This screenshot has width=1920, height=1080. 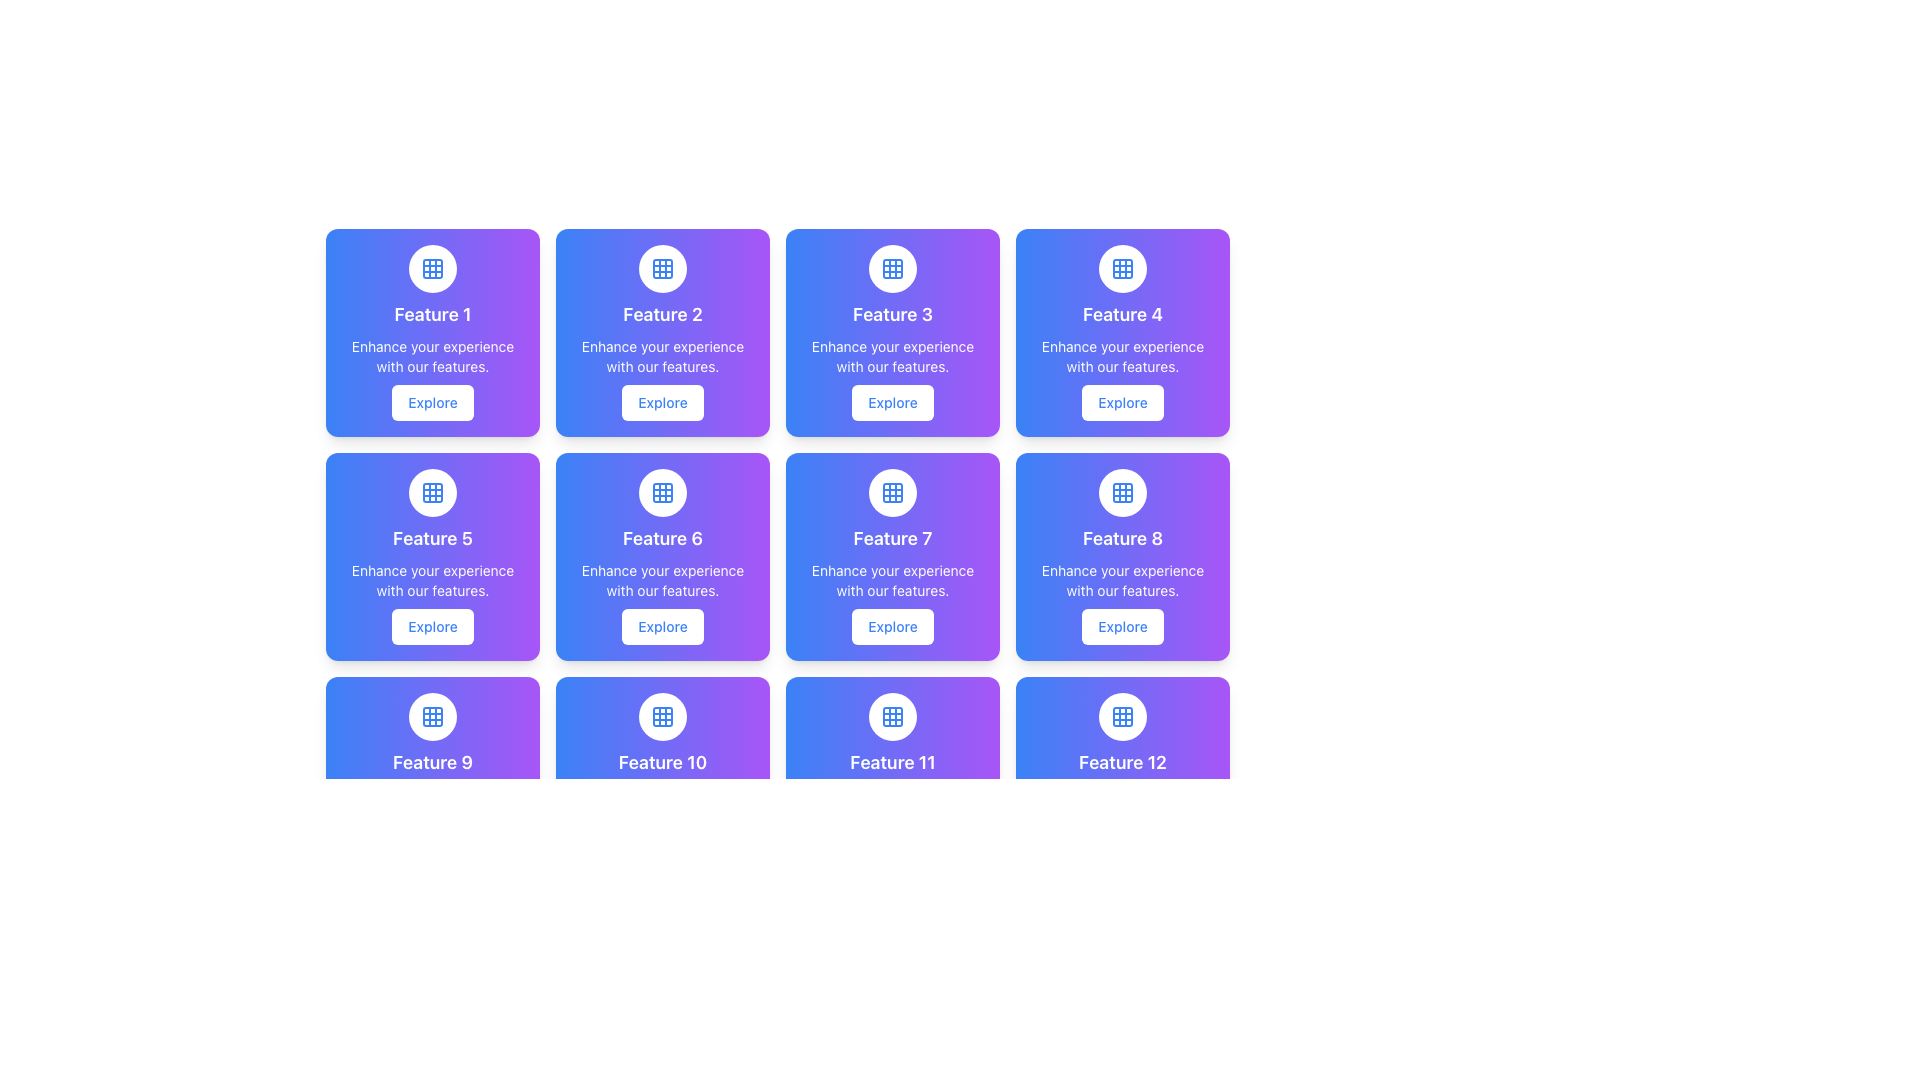 What do you see at coordinates (1123, 493) in the screenshot?
I see `the grid-related icon located at the top center of the card labeled 'Feature 8', which is positioned in the second row, fourth column of a 4x3 grid layout` at bounding box center [1123, 493].